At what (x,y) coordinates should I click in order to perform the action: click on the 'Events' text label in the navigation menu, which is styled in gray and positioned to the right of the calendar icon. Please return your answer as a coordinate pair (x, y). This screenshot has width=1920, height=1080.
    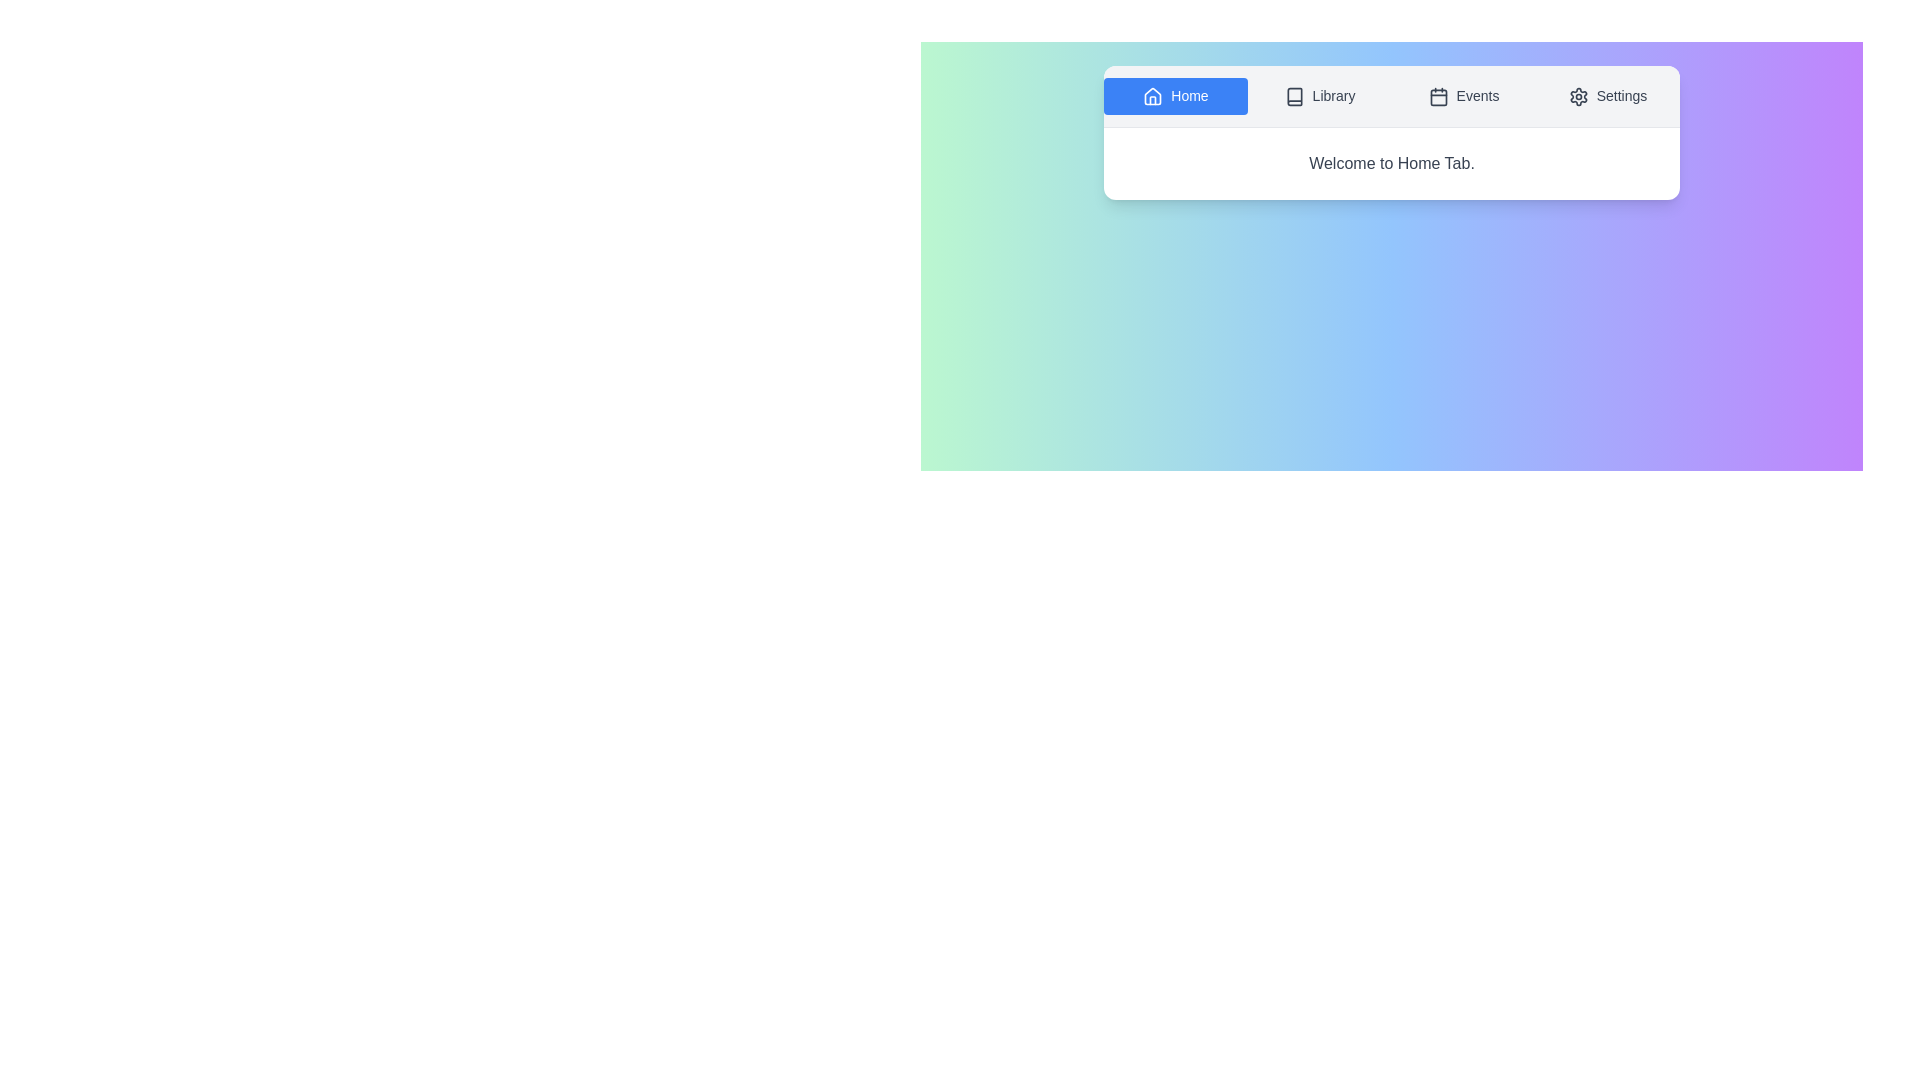
    Looking at the image, I should click on (1478, 96).